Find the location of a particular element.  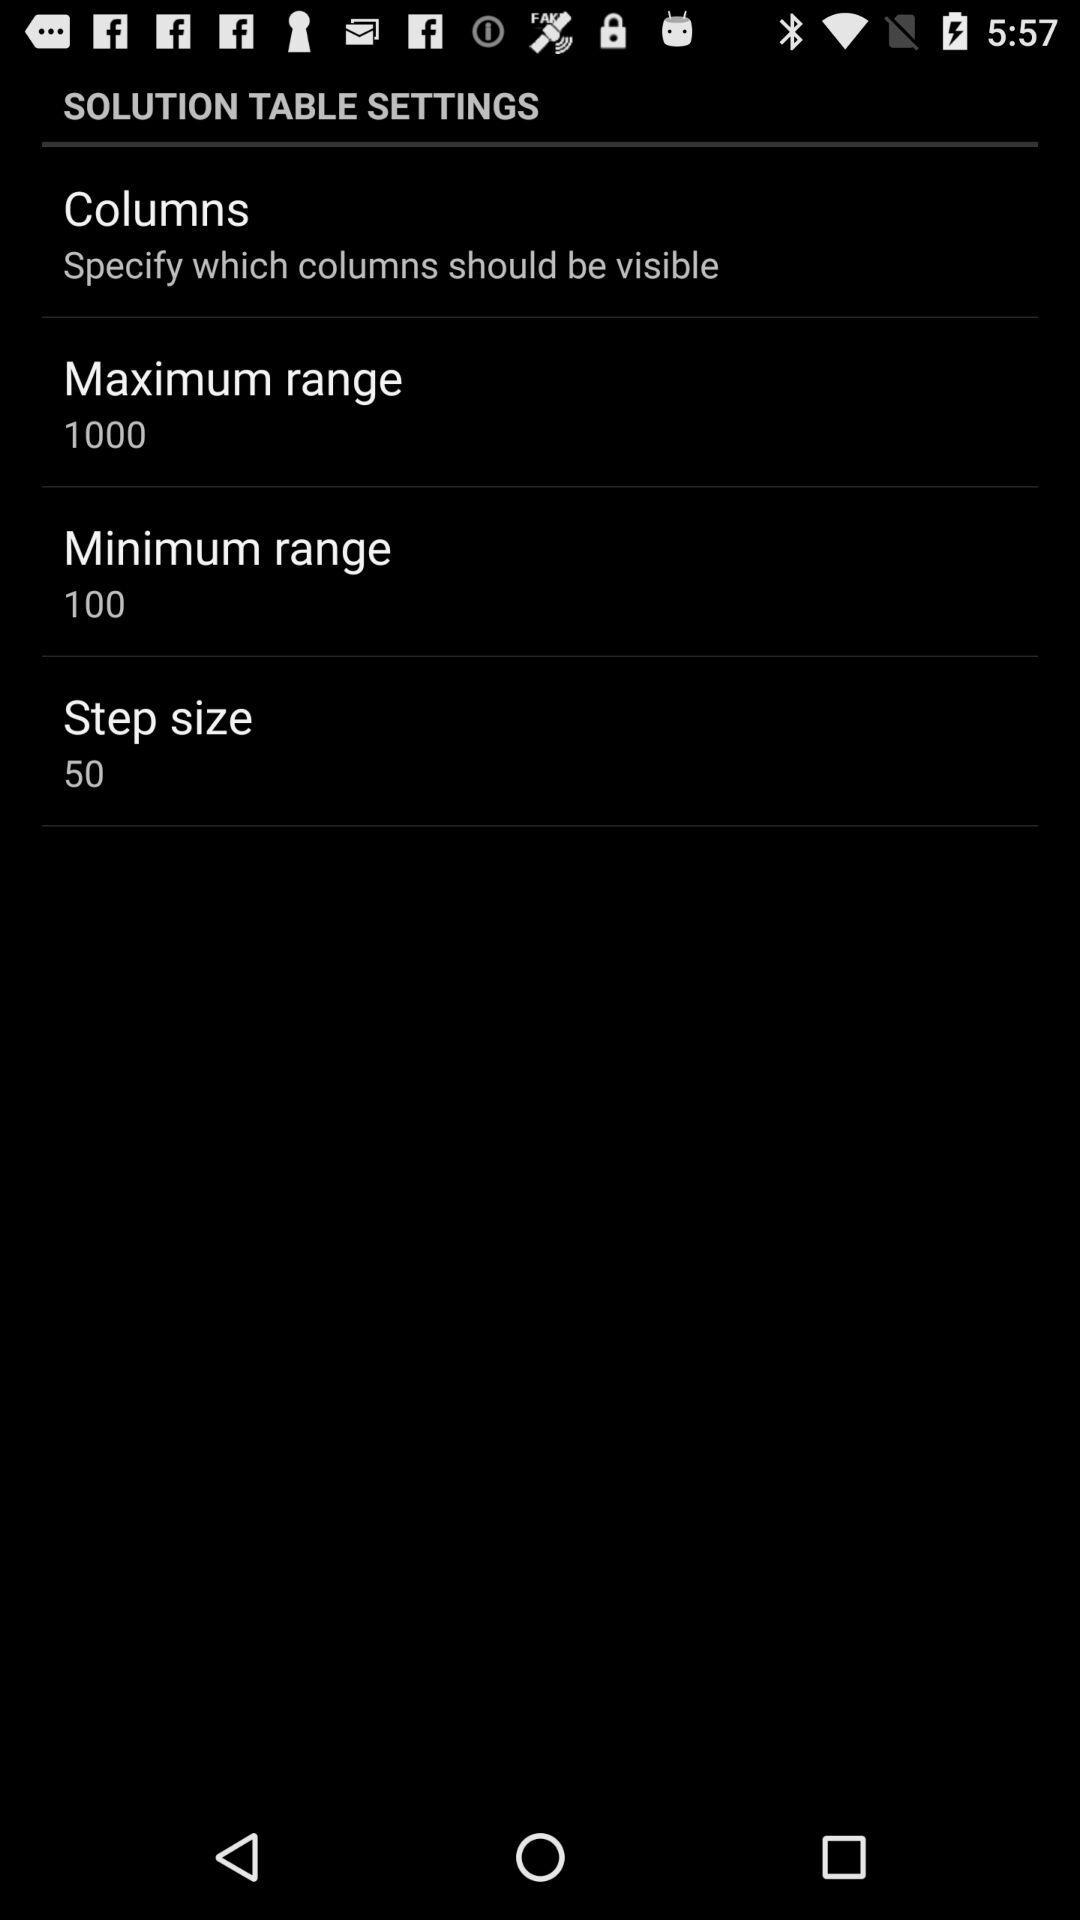

app above the step size item is located at coordinates (94, 602).